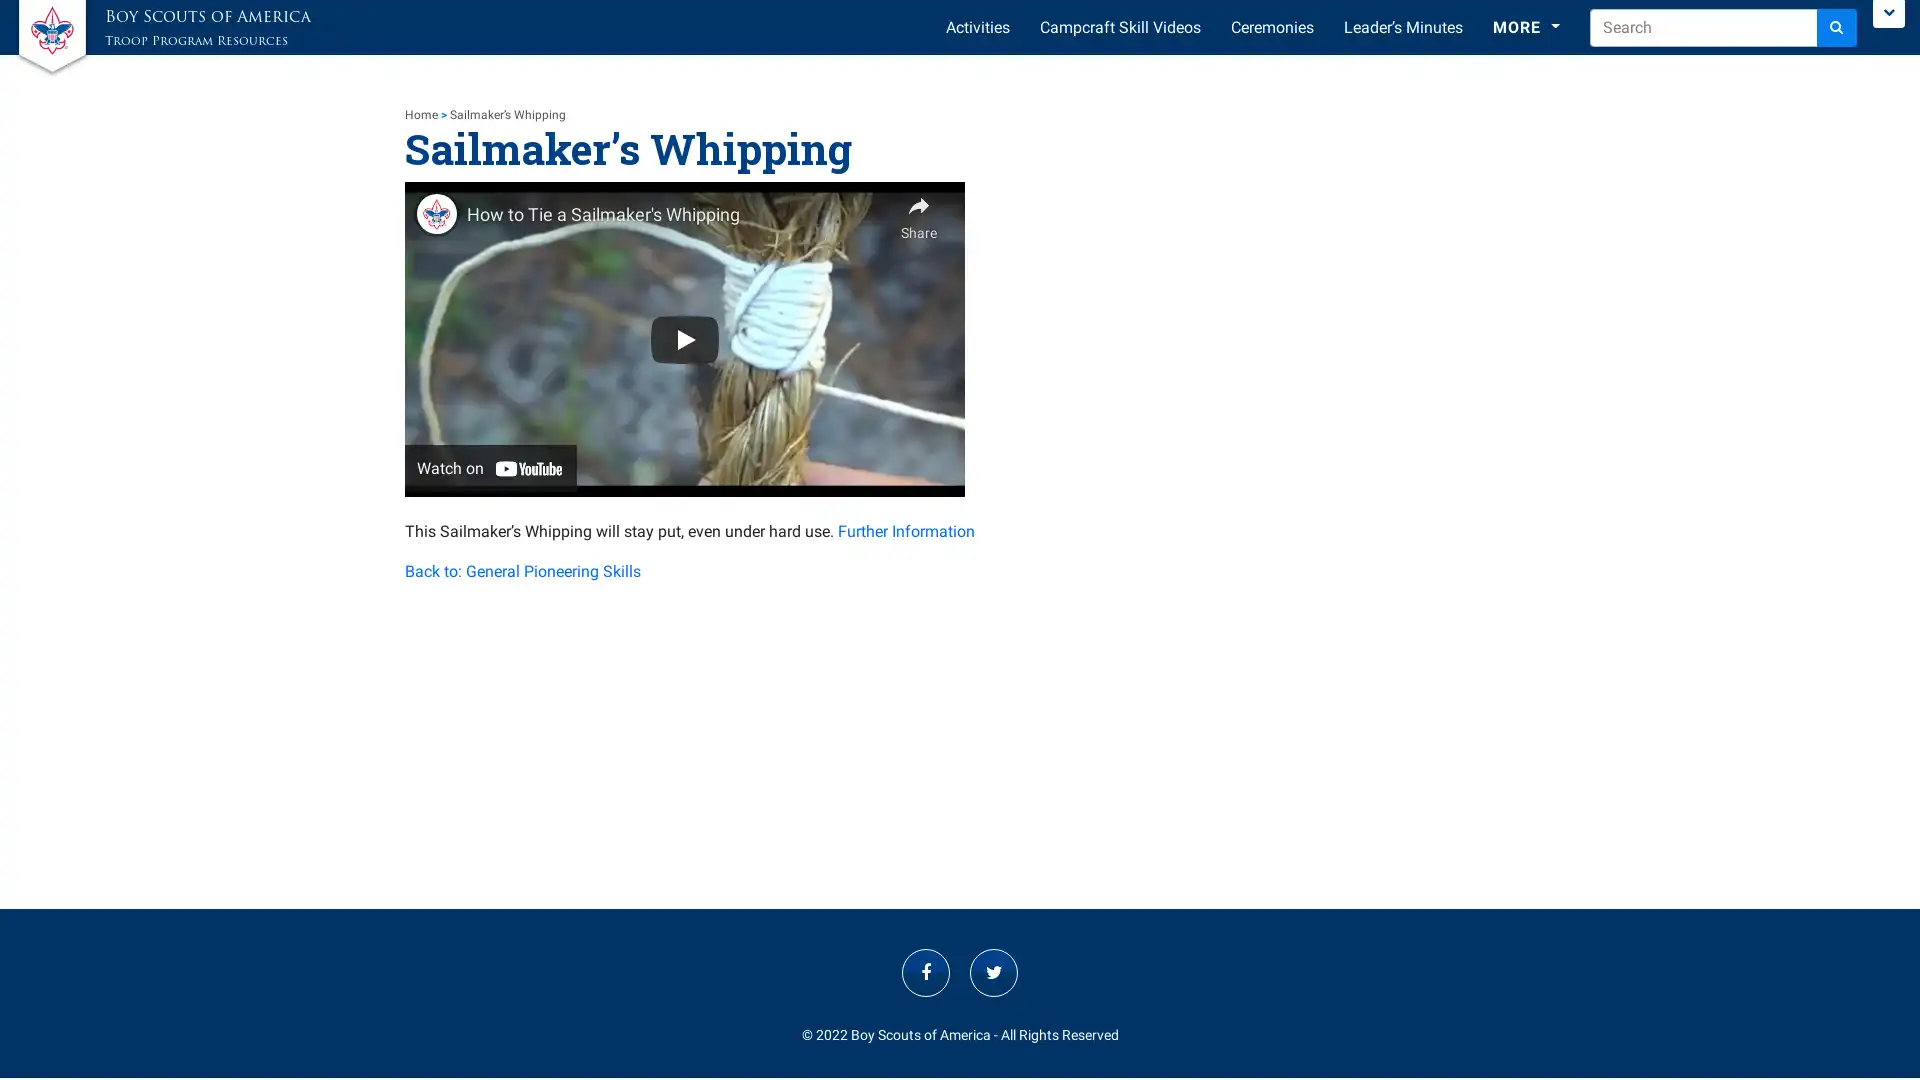 This screenshot has height=1080, width=1920. Describe the element at coordinates (1837, 27) in the screenshot. I see `Search` at that location.